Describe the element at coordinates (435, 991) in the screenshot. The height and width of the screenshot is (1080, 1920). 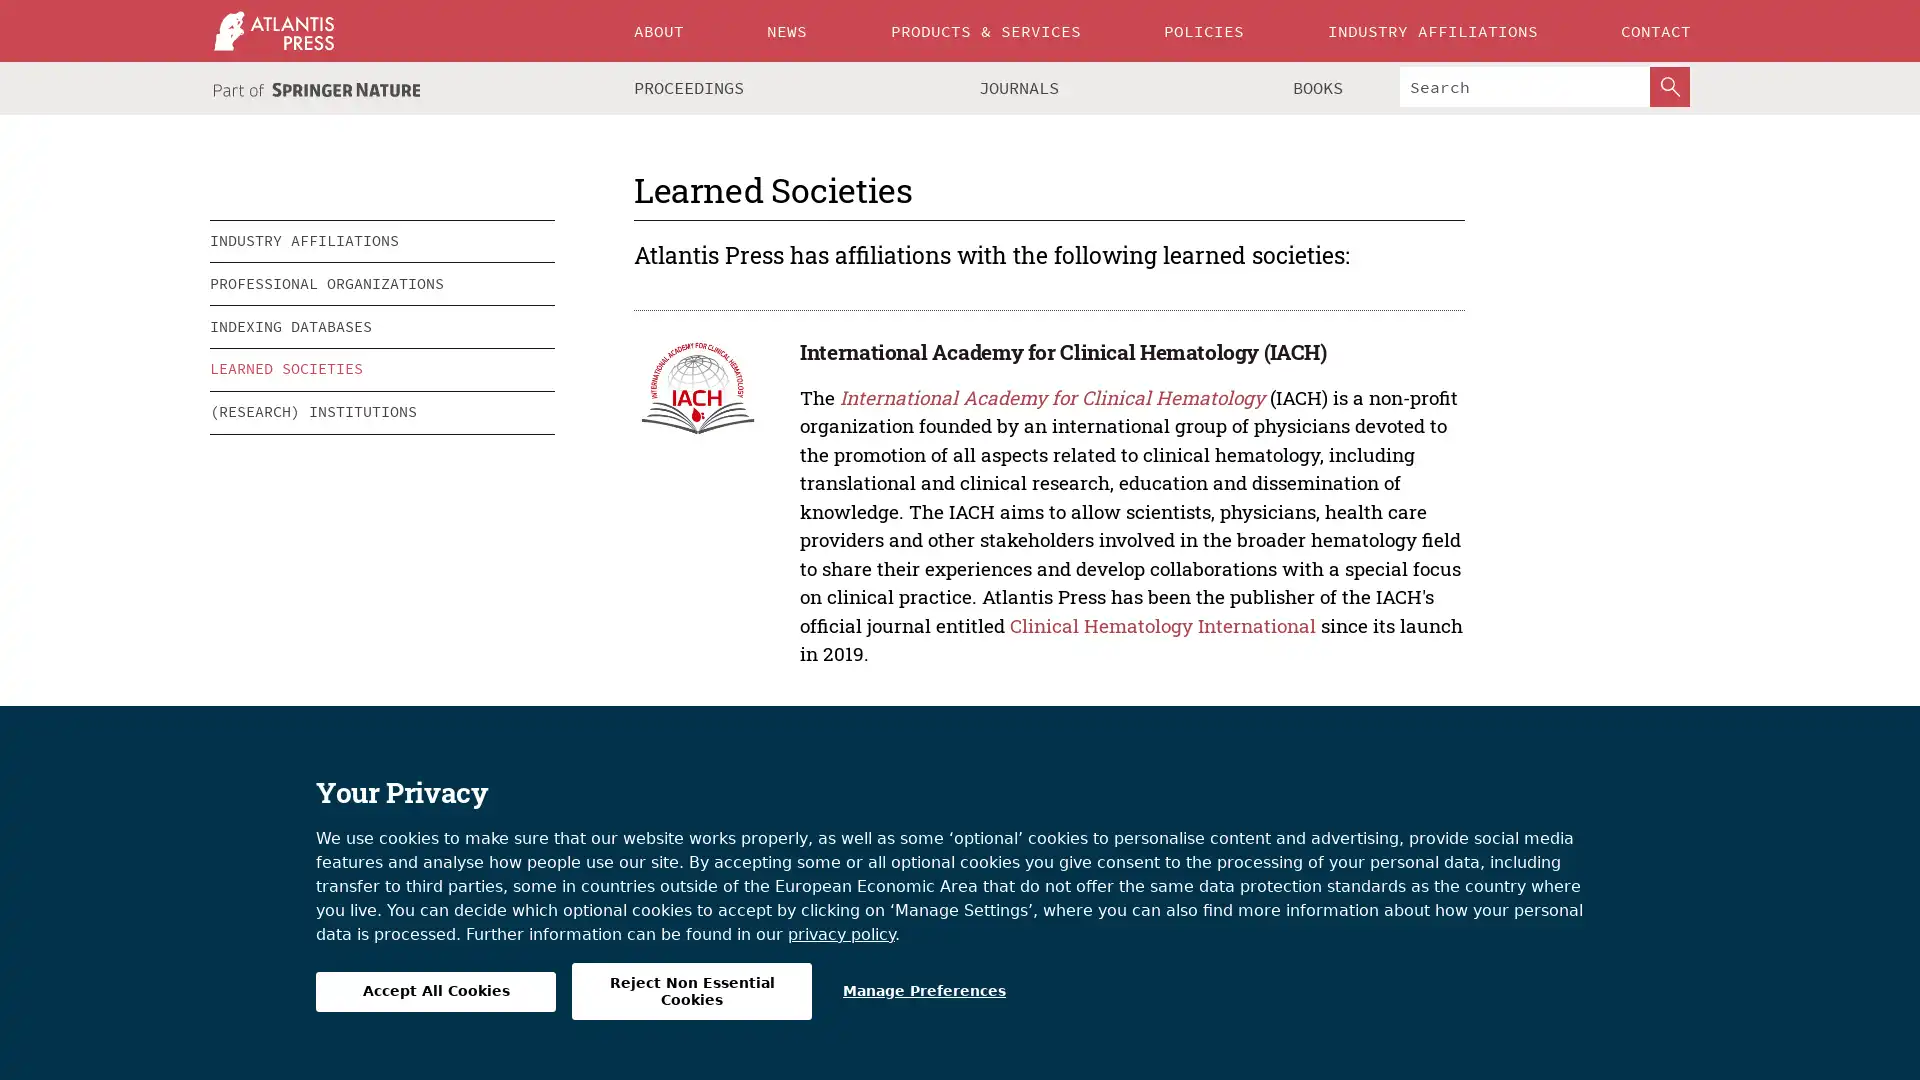
I see `Accept All Cookies` at that location.